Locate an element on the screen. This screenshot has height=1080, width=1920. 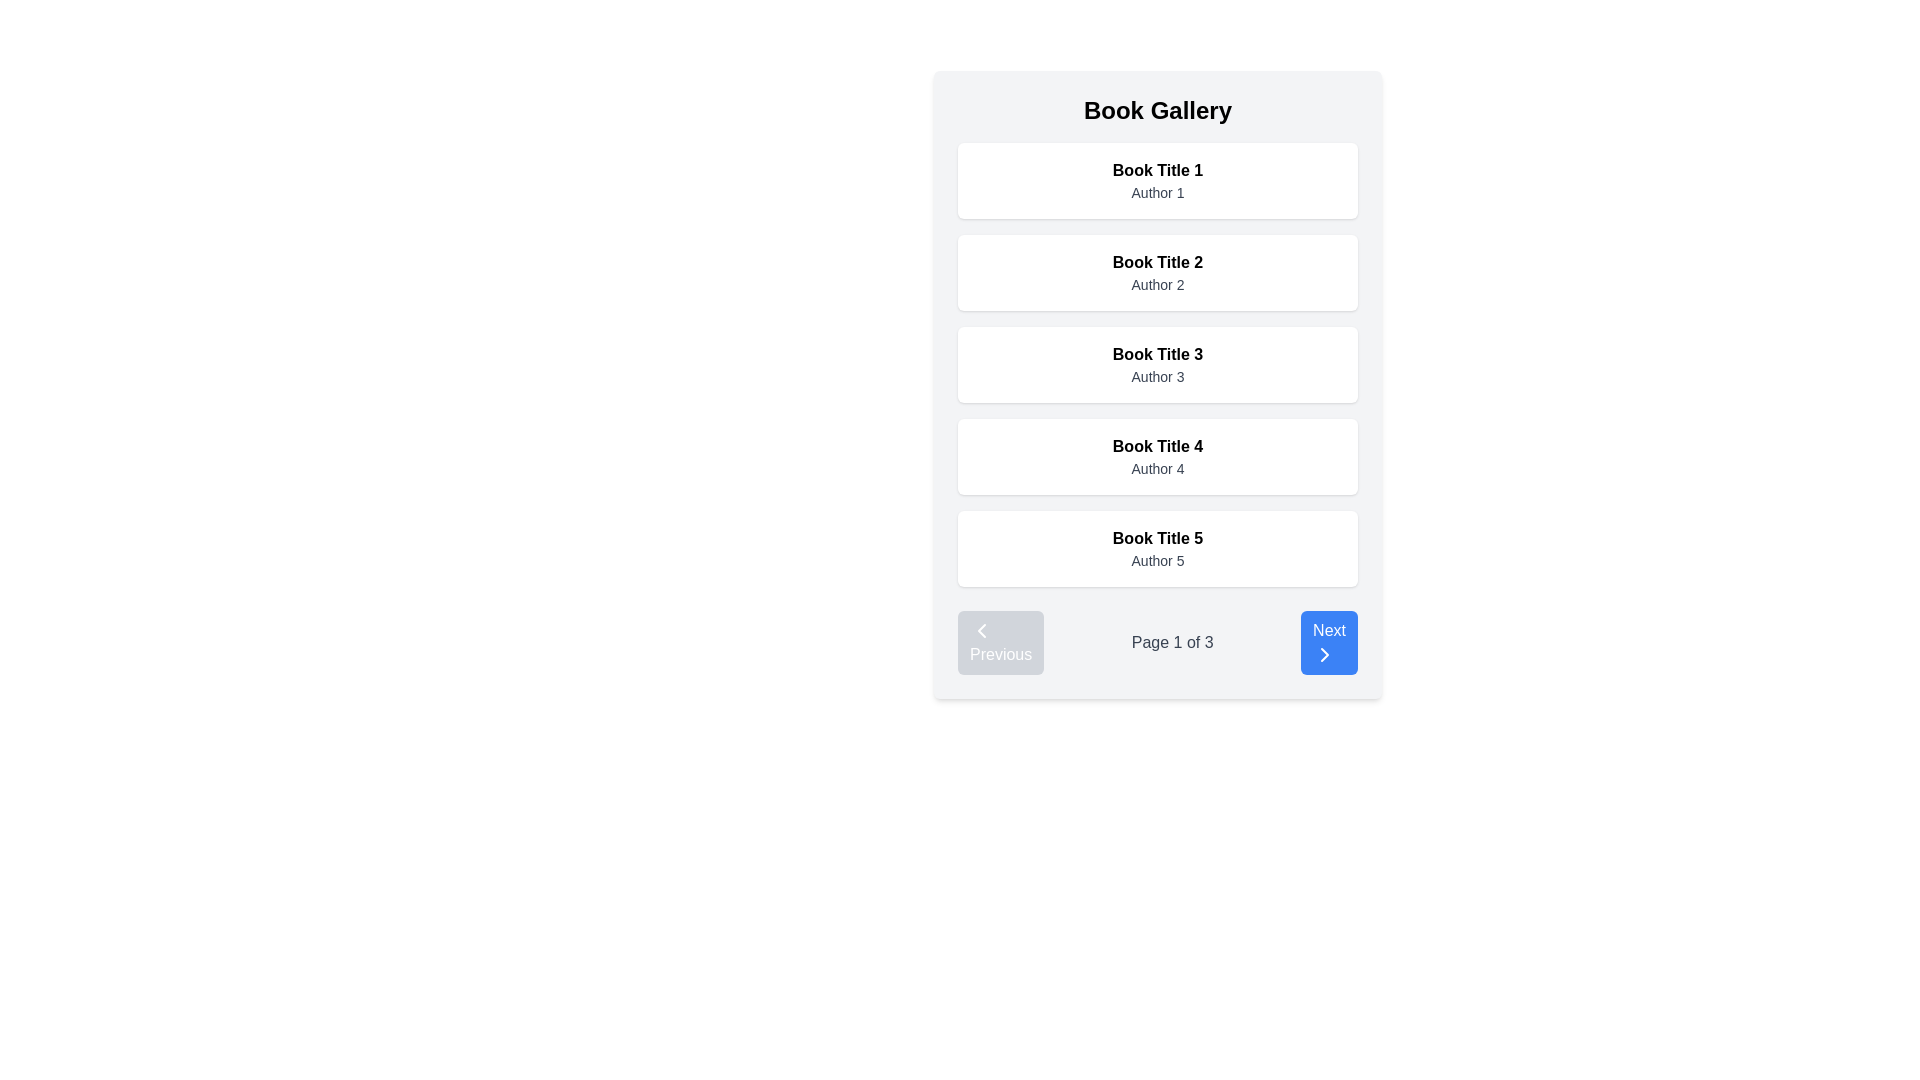
the text label displaying 'Book Title 5', which is part of the fifth card in a vertical list, centrally aligned and above 'Author 5' is located at coordinates (1157, 538).